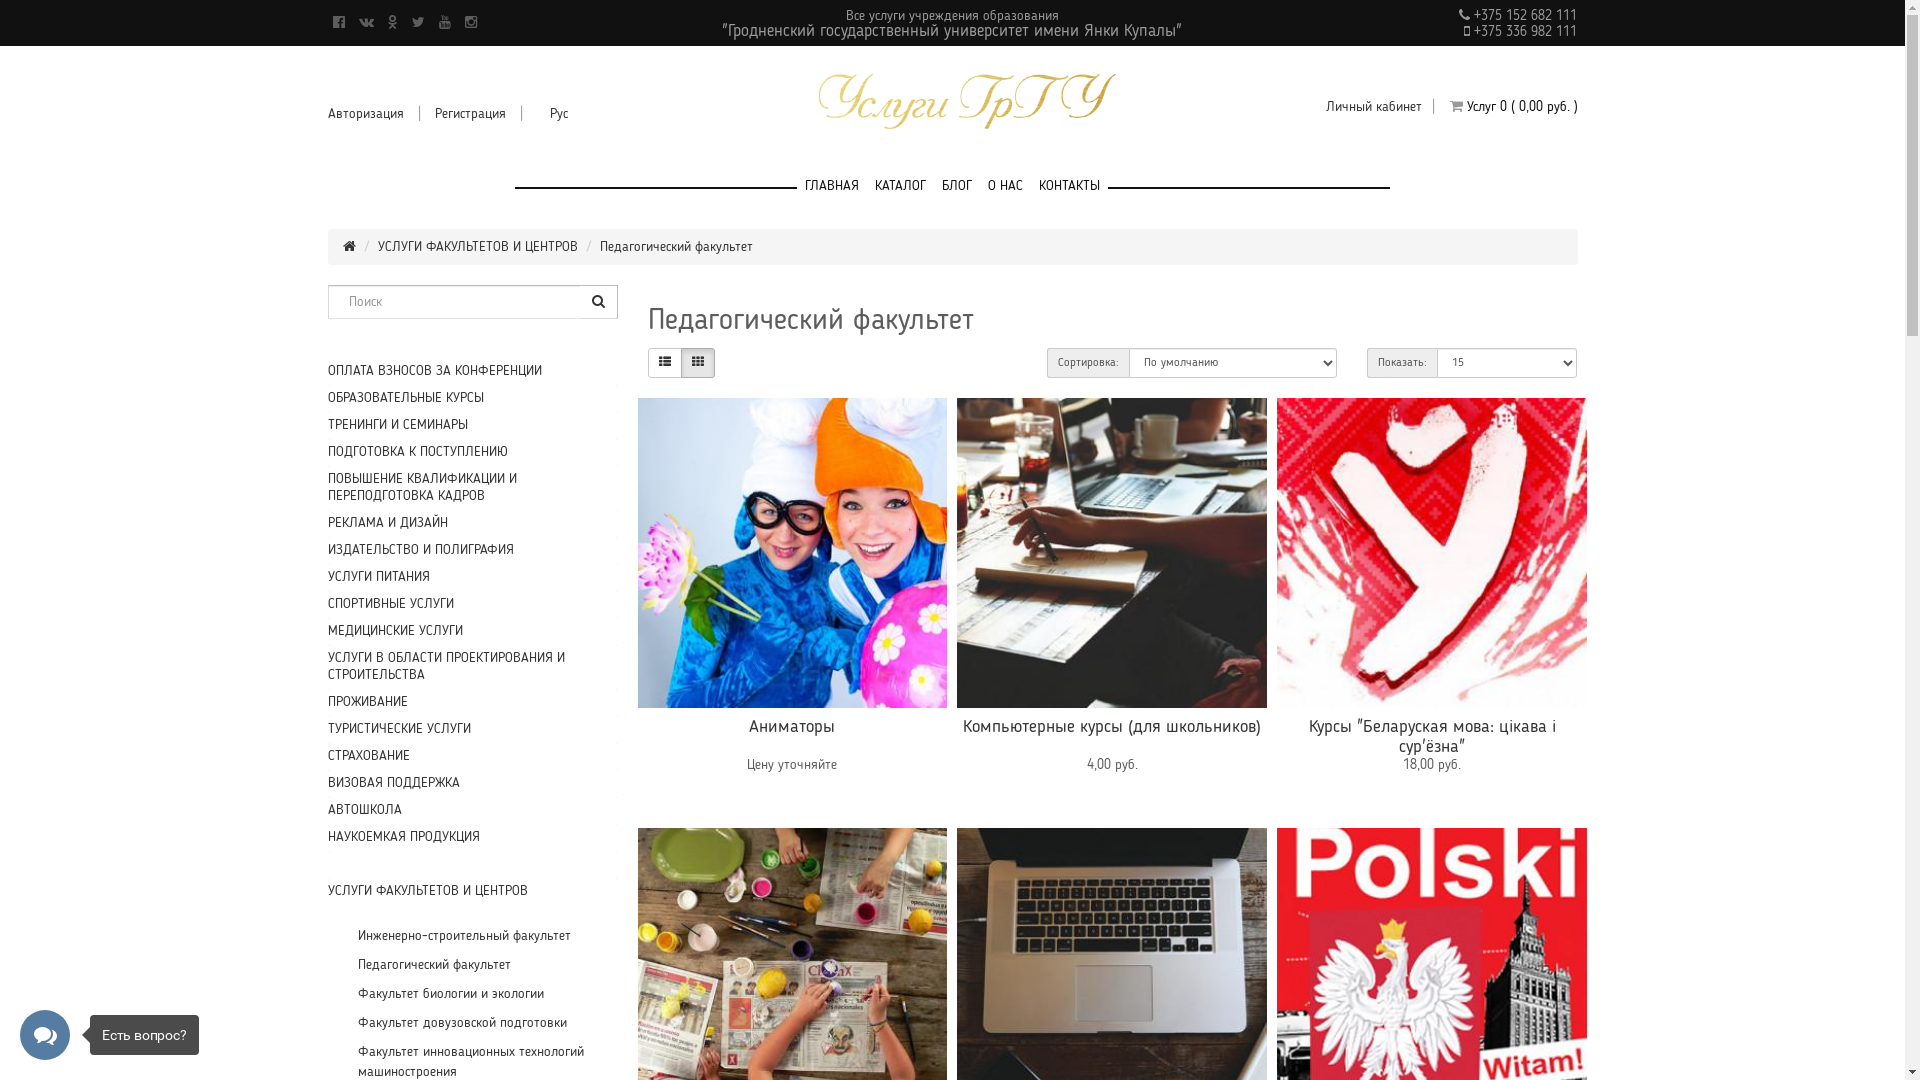 The width and height of the screenshot is (1920, 1080). What do you see at coordinates (1522, 15) in the screenshot?
I see `'+375 152 682 111'` at bounding box center [1522, 15].